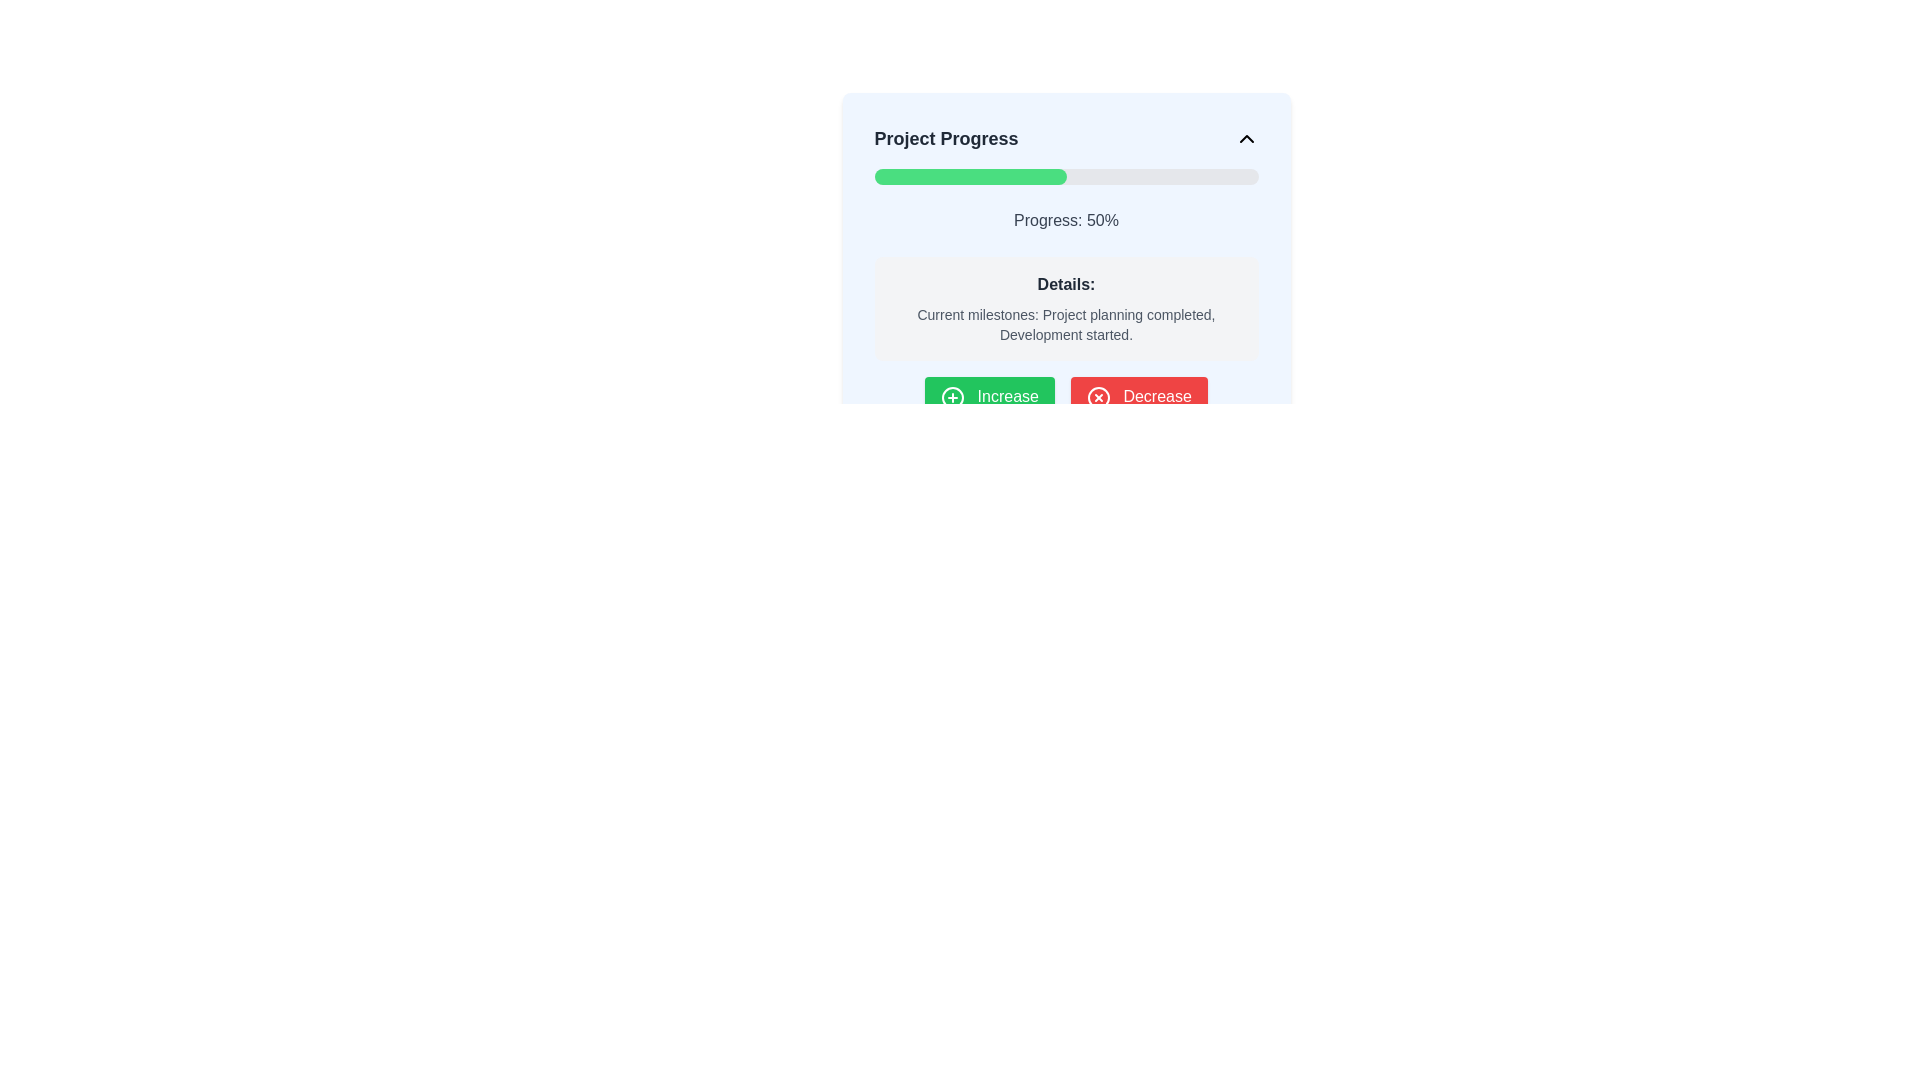  I want to click on the icon located within the 'Decrease' button, which is positioned at the bottom-right region of the card titled 'Project Progress', to interact with it, so click(1098, 397).